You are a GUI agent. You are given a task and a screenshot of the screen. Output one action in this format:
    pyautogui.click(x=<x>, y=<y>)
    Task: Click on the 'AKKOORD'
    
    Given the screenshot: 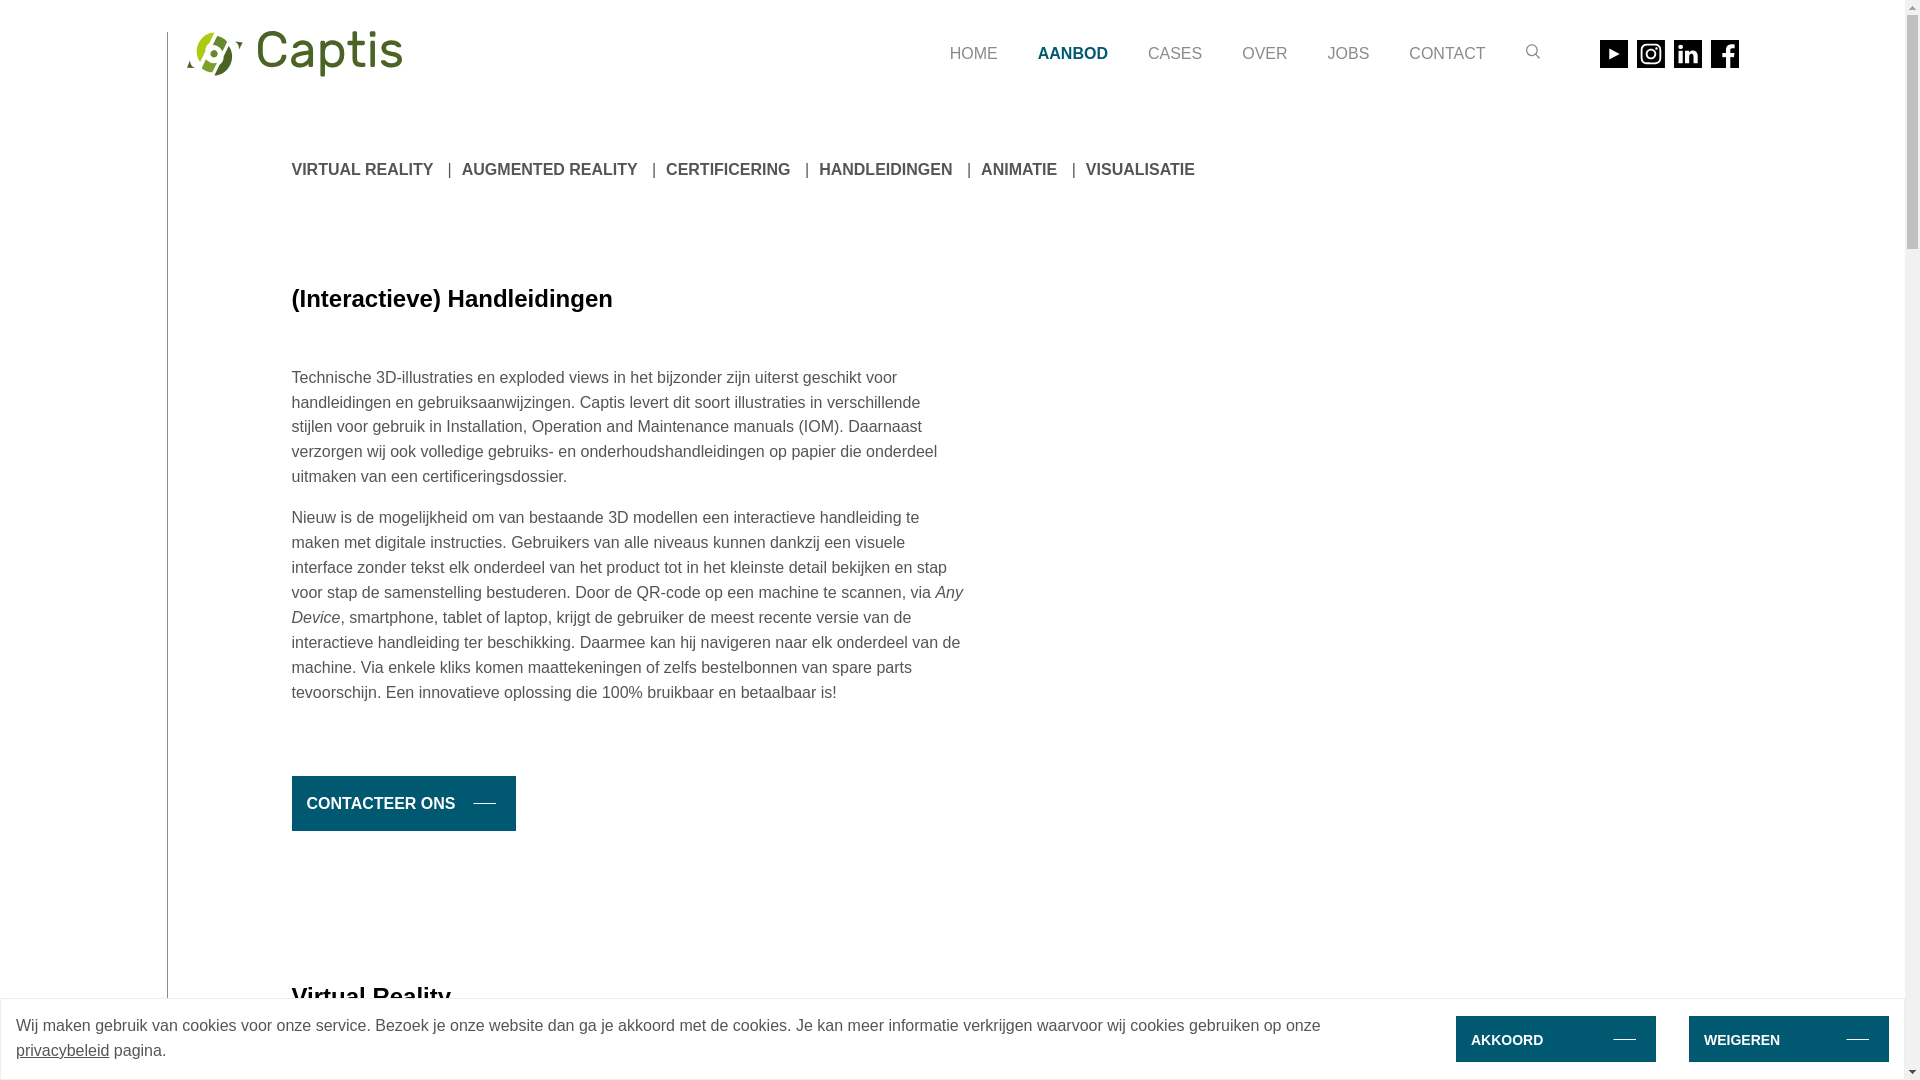 What is the action you would take?
    pyautogui.click(x=1554, y=1037)
    